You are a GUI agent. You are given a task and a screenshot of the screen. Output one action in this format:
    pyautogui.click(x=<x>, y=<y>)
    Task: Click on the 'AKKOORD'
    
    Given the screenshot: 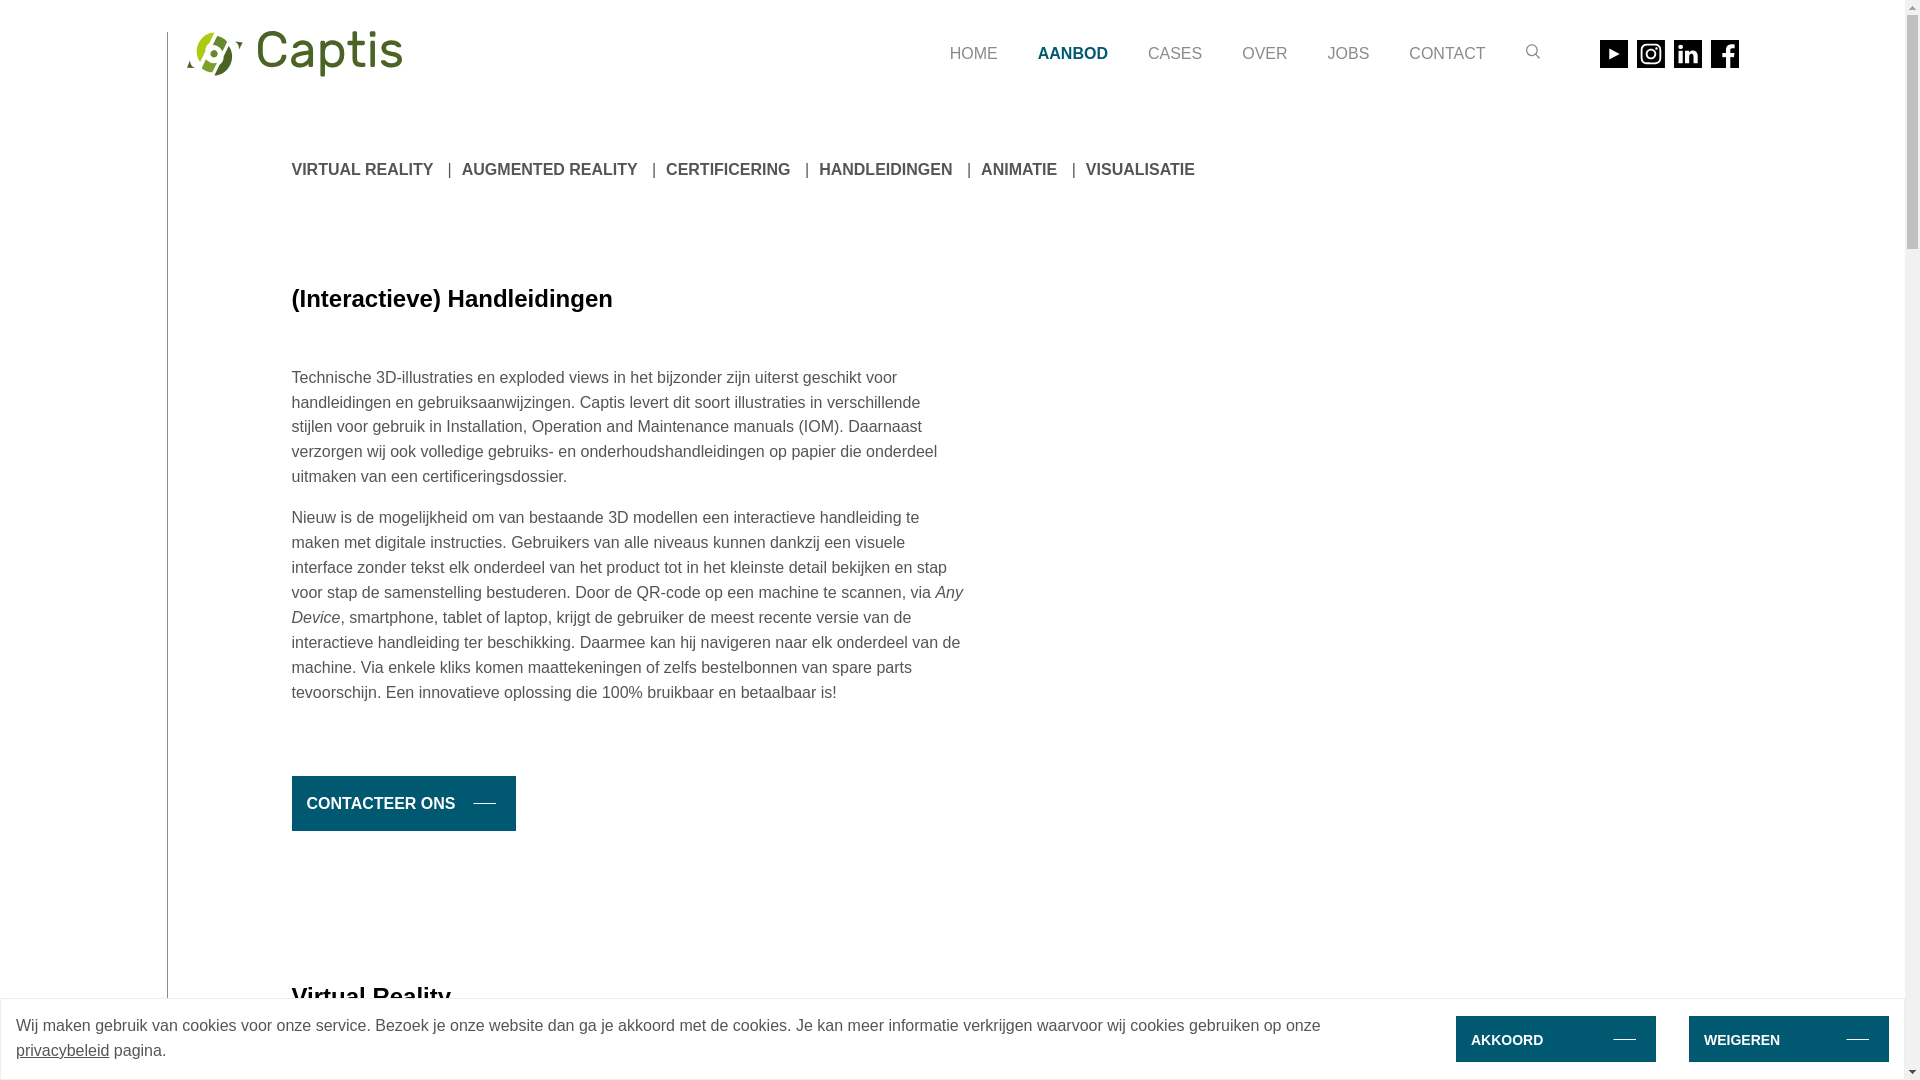 What is the action you would take?
    pyautogui.click(x=1554, y=1037)
    